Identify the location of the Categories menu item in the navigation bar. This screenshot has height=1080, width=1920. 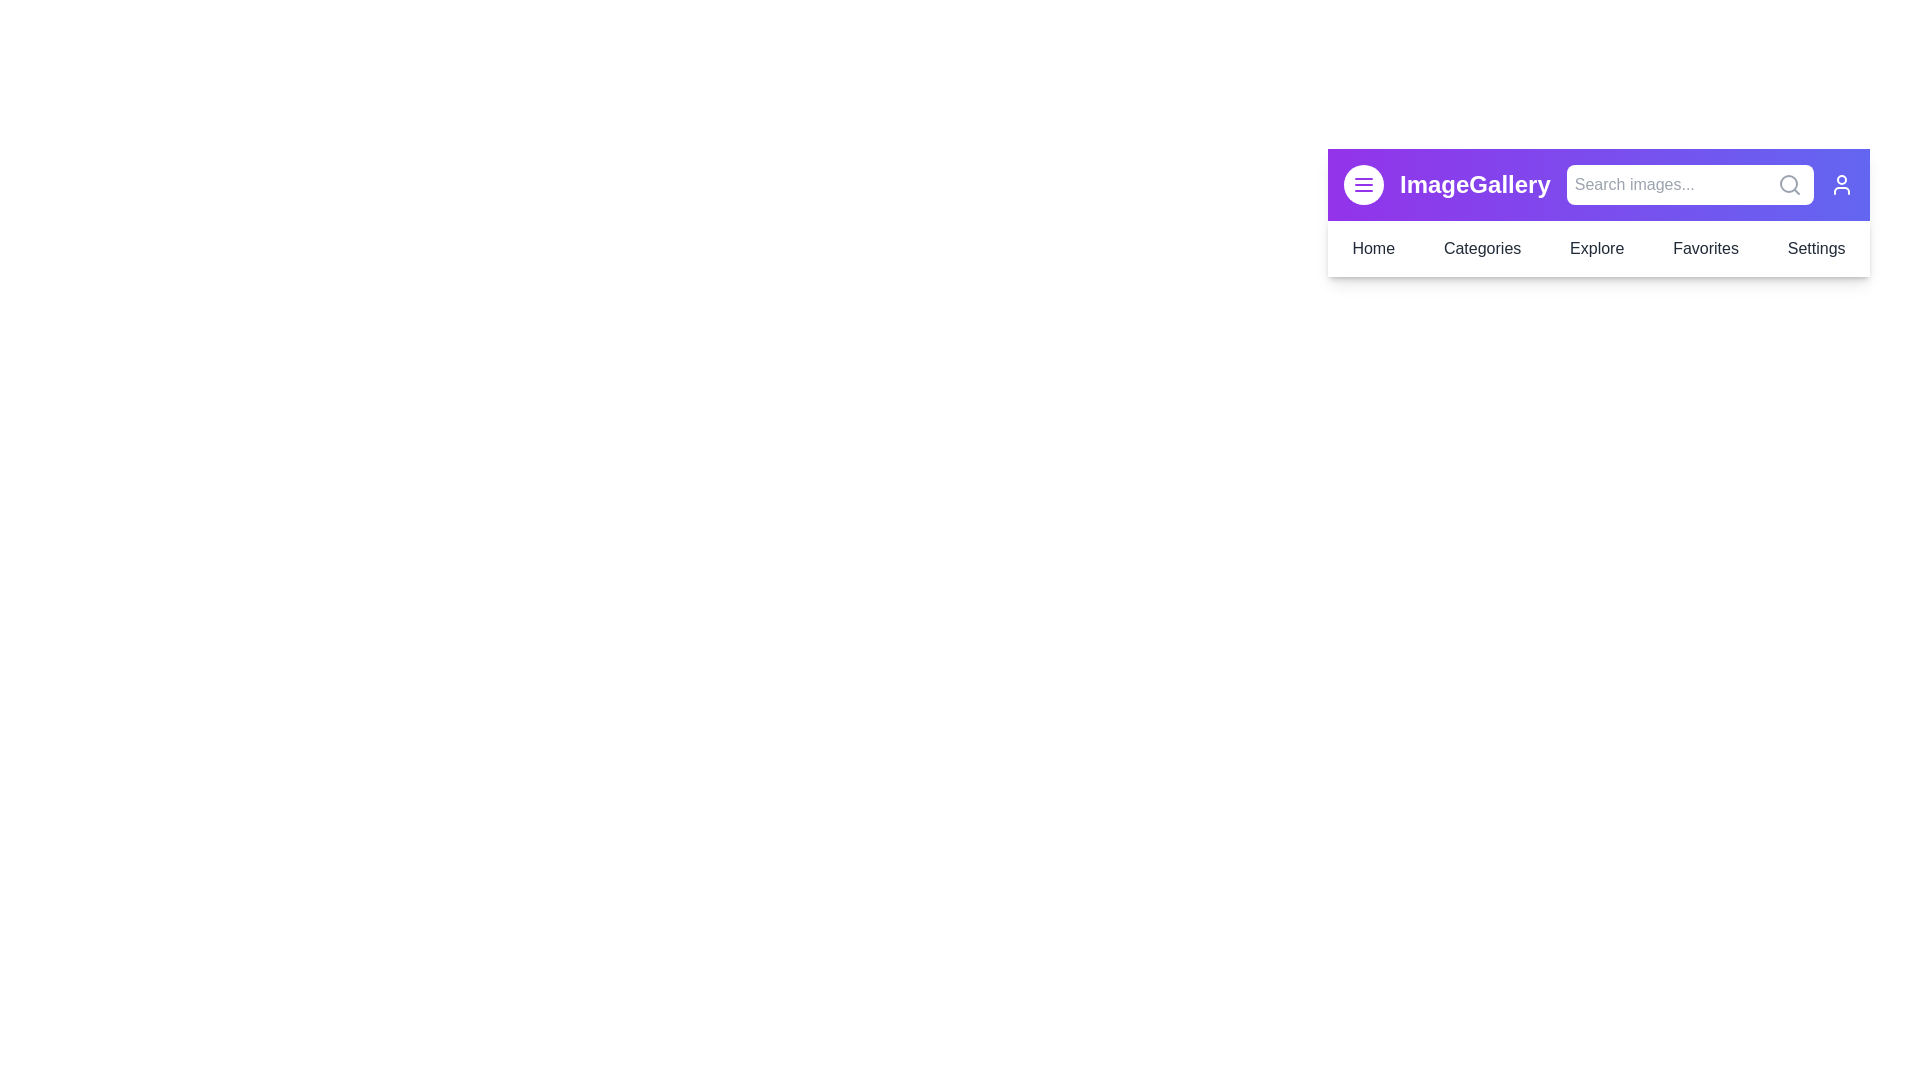
(1482, 248).